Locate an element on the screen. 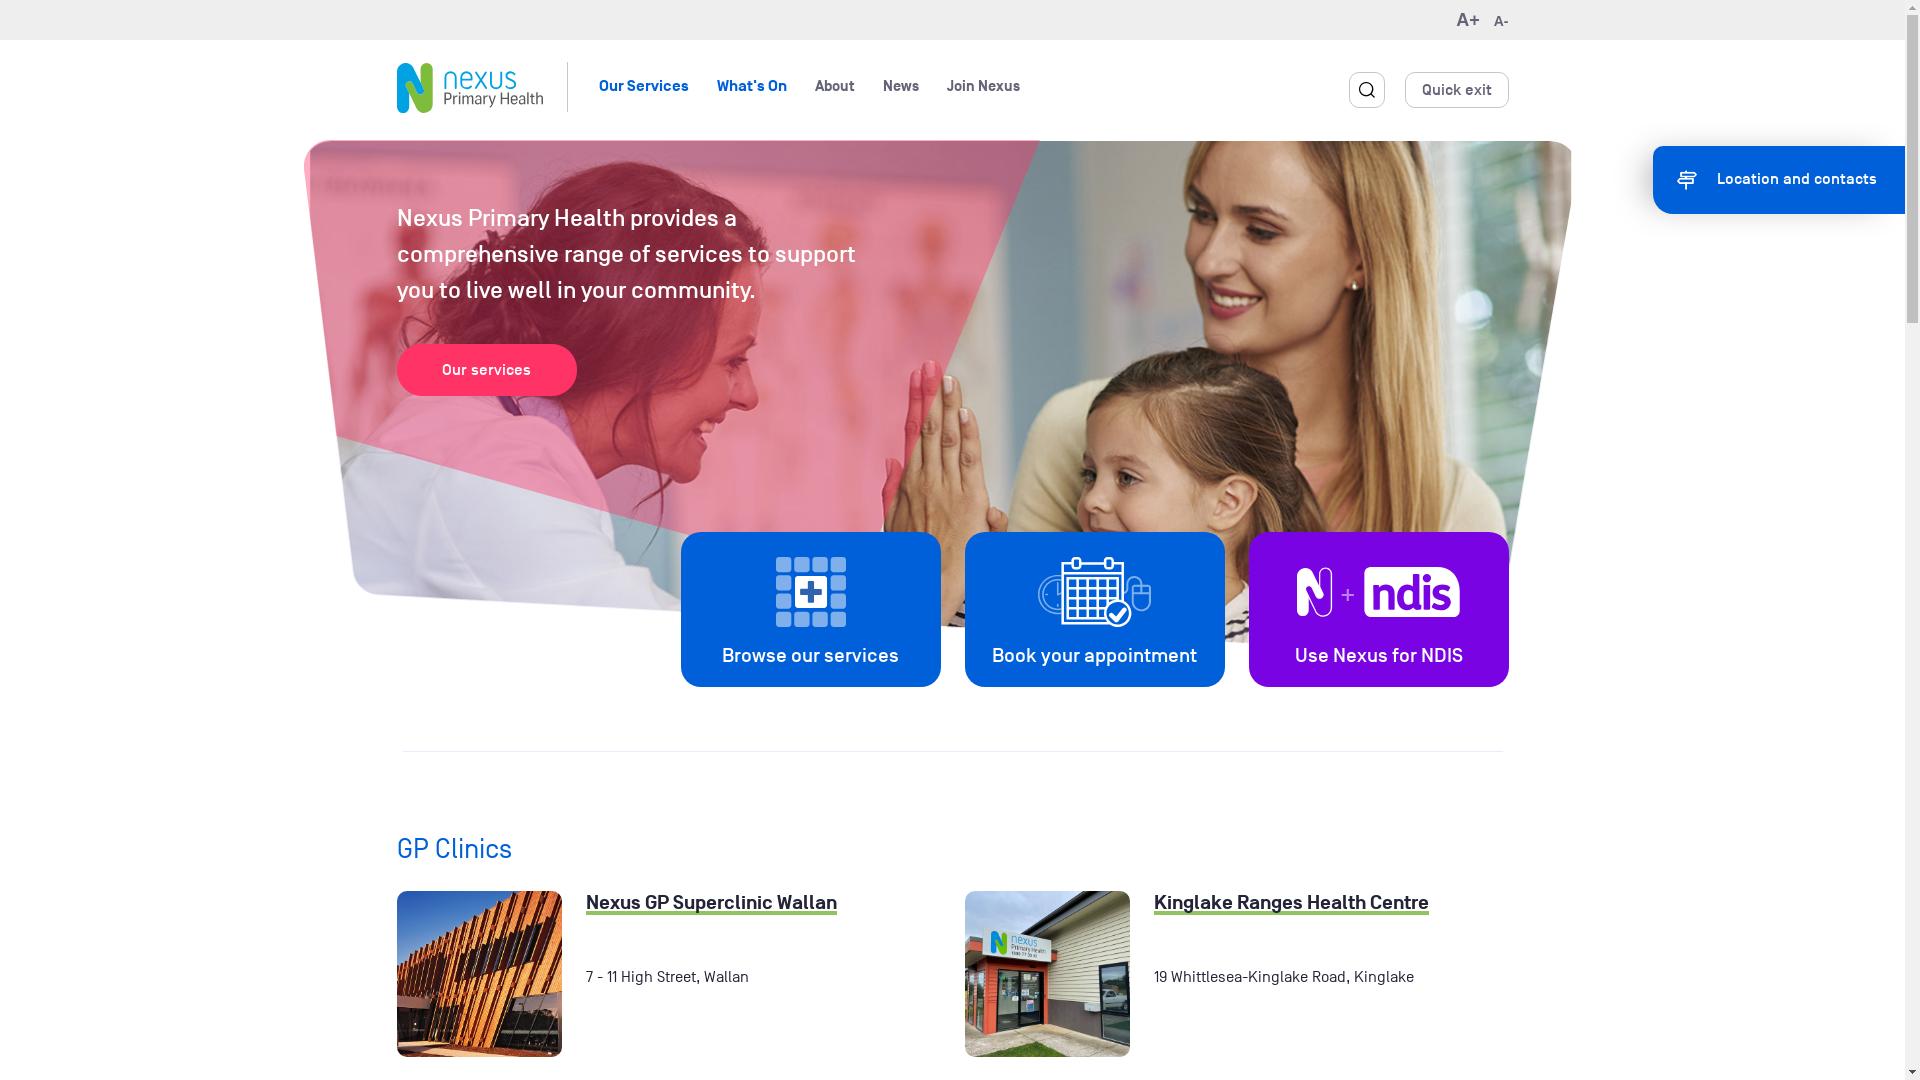  'News' is located at coordinates (881, 85).